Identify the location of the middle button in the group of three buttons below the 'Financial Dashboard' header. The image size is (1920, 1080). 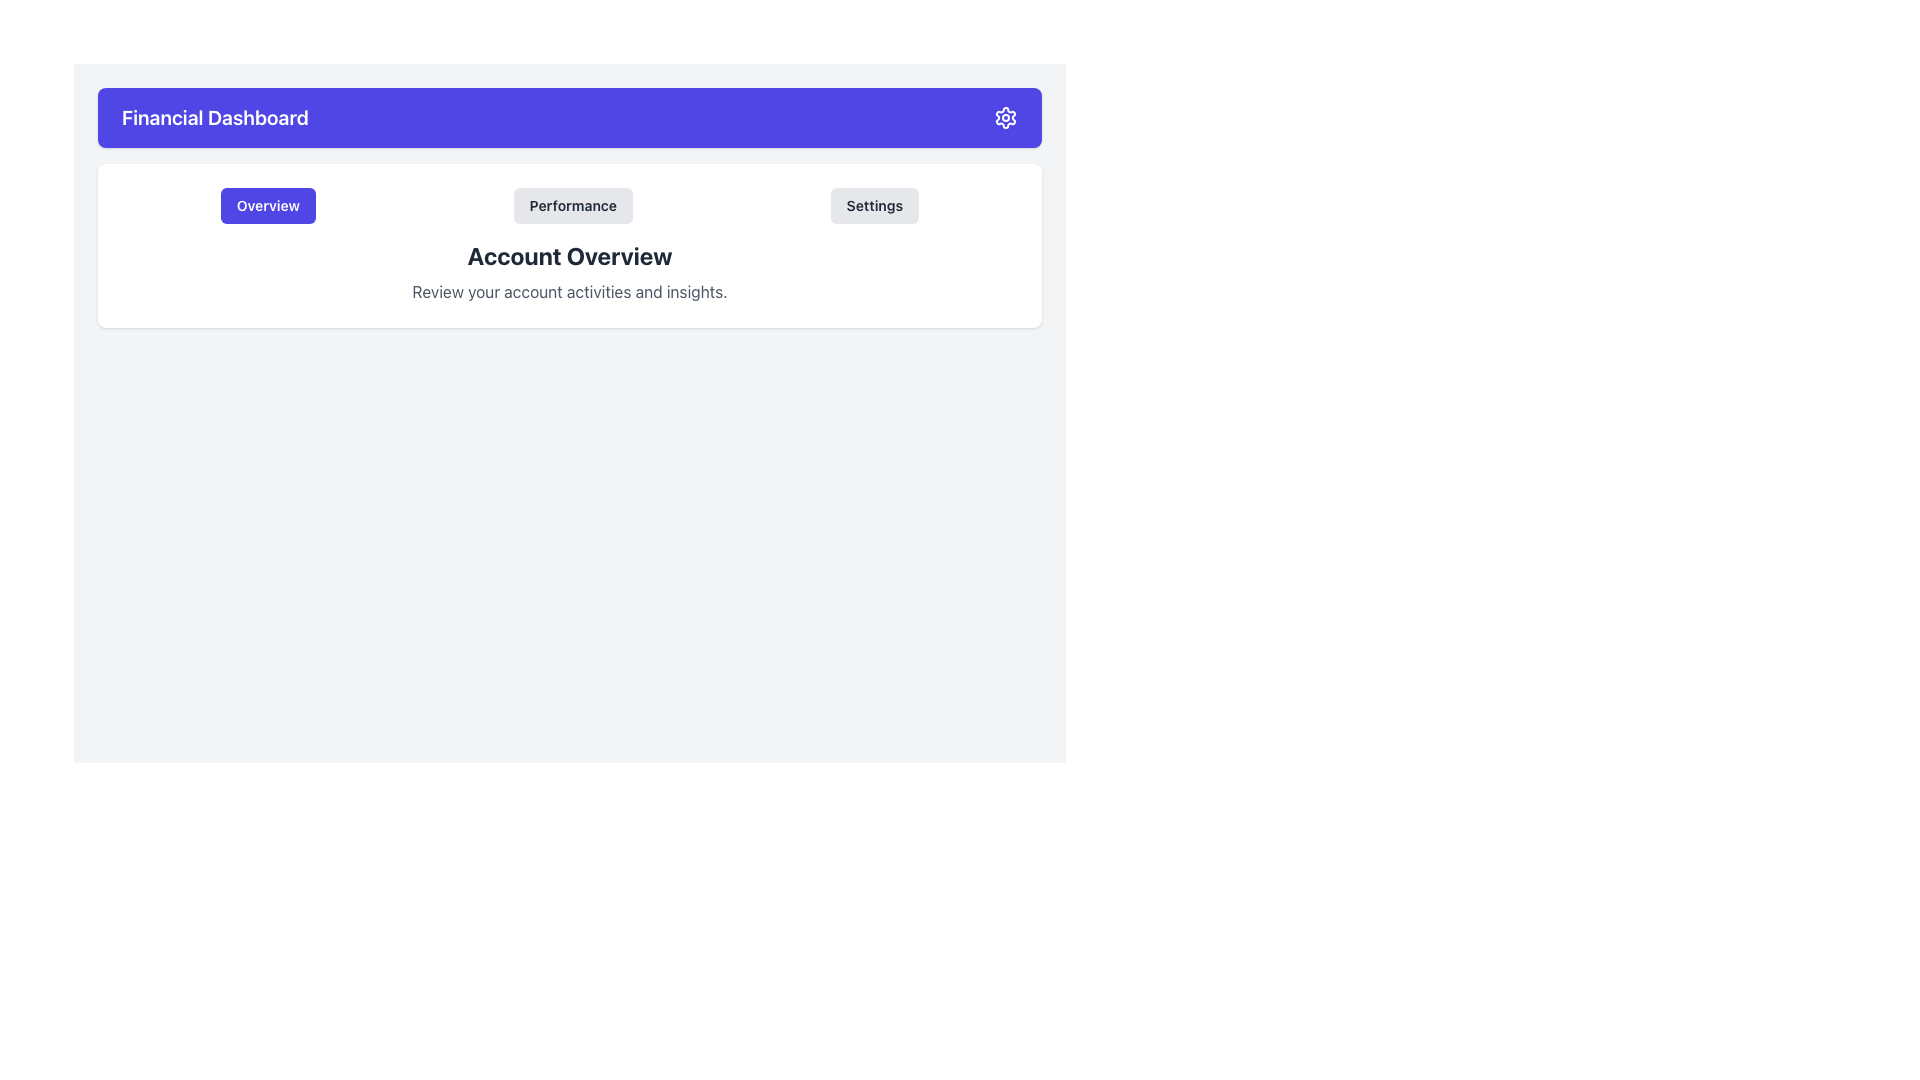
(572, 205).